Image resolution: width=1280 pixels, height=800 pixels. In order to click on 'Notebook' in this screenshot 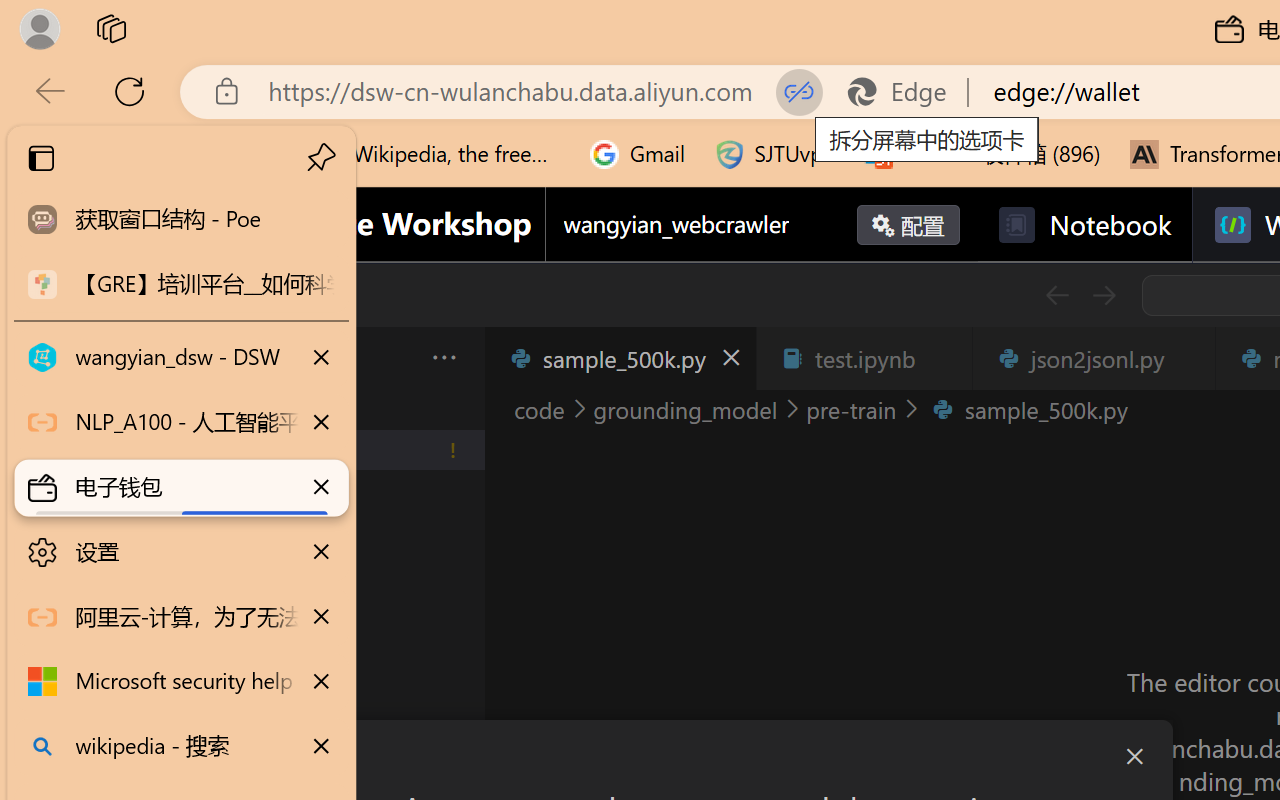, I will do `click(1083, 225)`.